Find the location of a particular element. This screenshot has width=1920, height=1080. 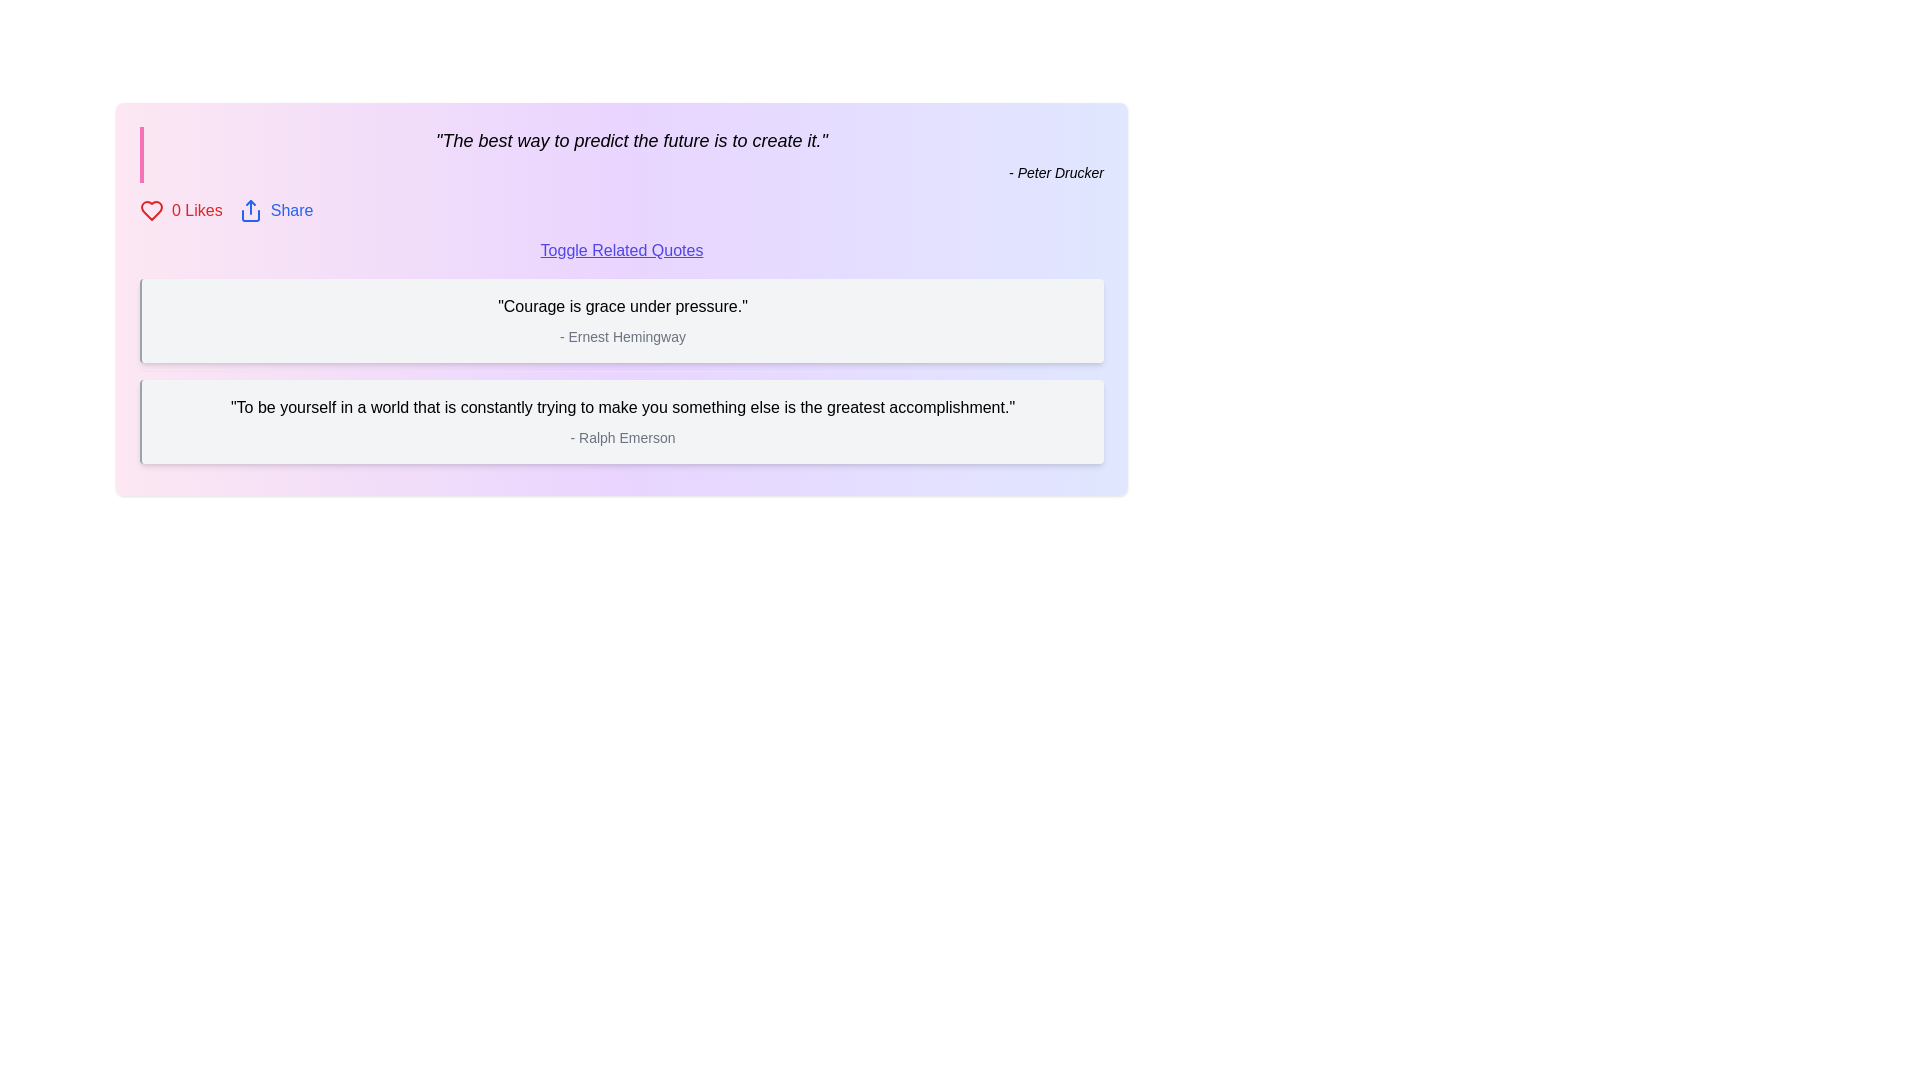

the red heart-shaped icon representing a like or favorite feature, located to the left of the '0 Likes' text is located at coordinates (151, 211).